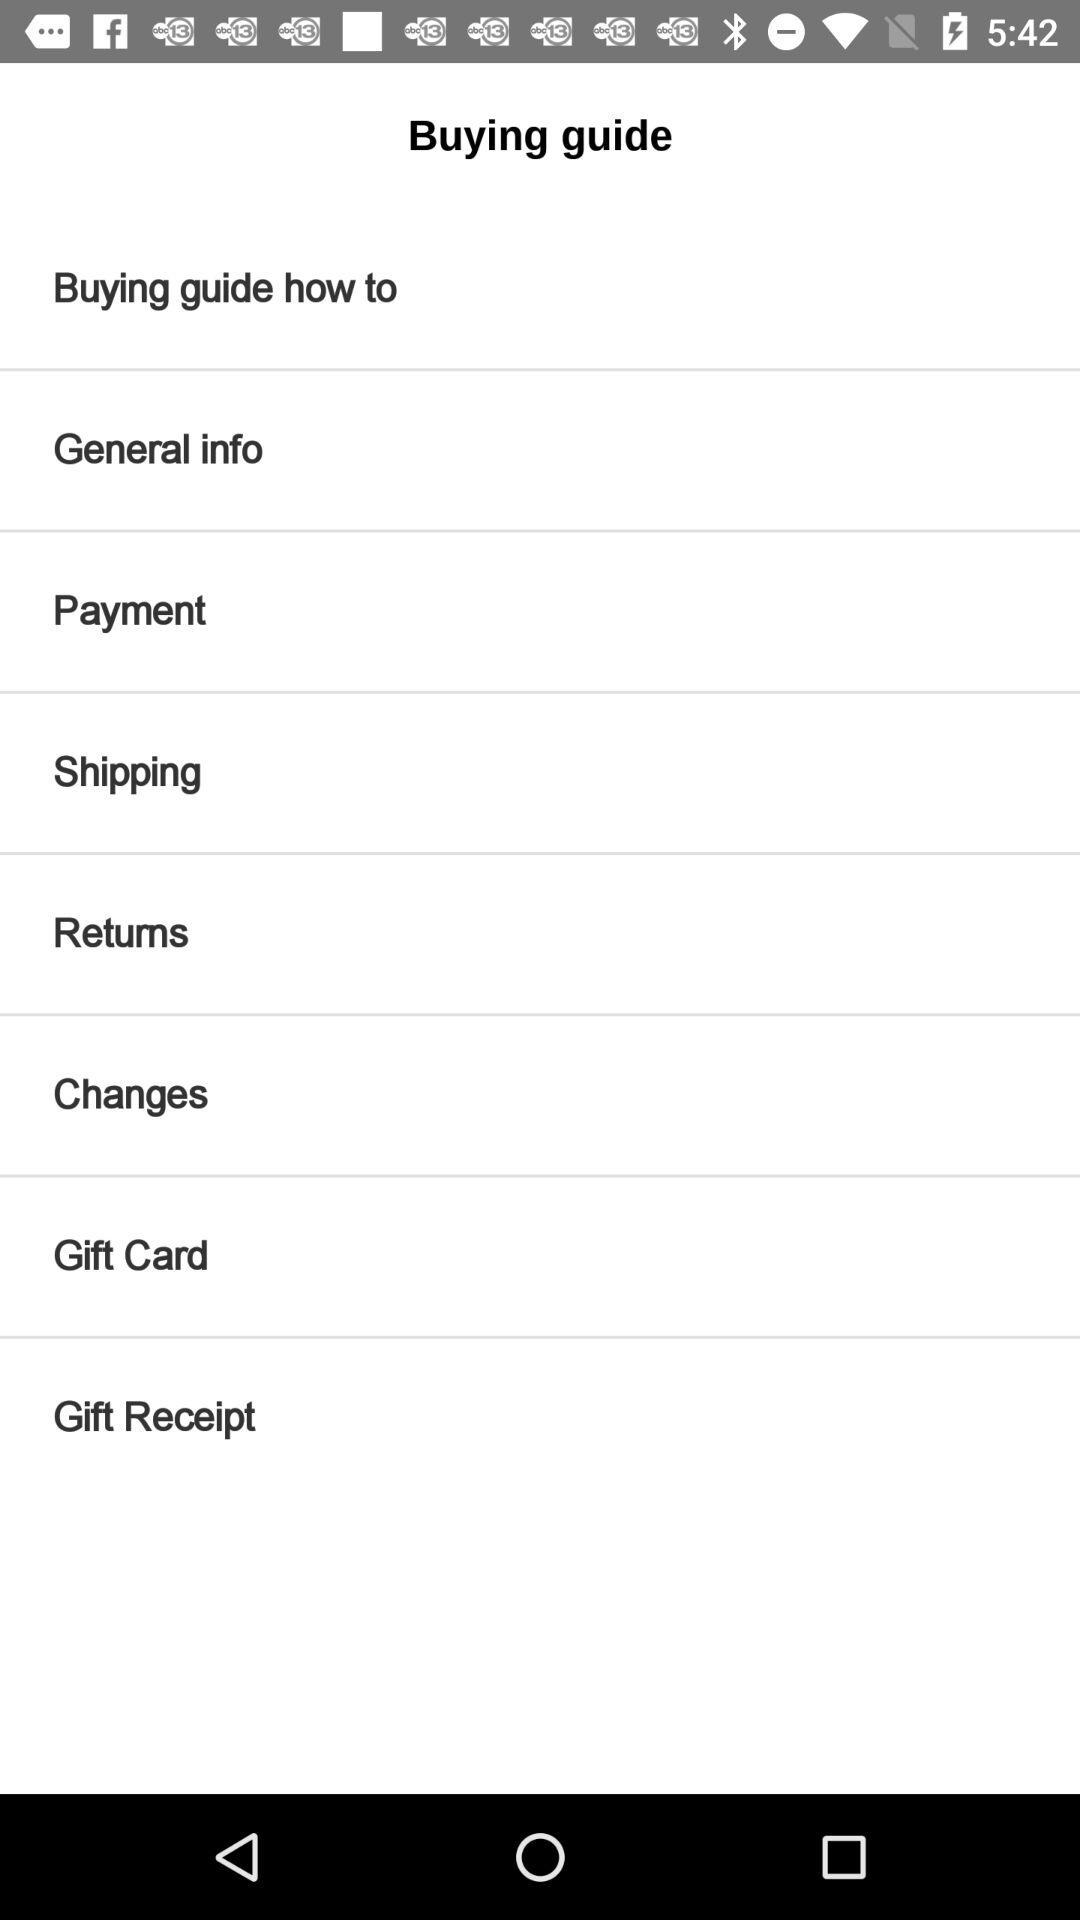 This screenshot has width=1080, height=1920. Describe the element at coordinates (540, 1094) in the screenshot. I see `the changes icon` at that location.